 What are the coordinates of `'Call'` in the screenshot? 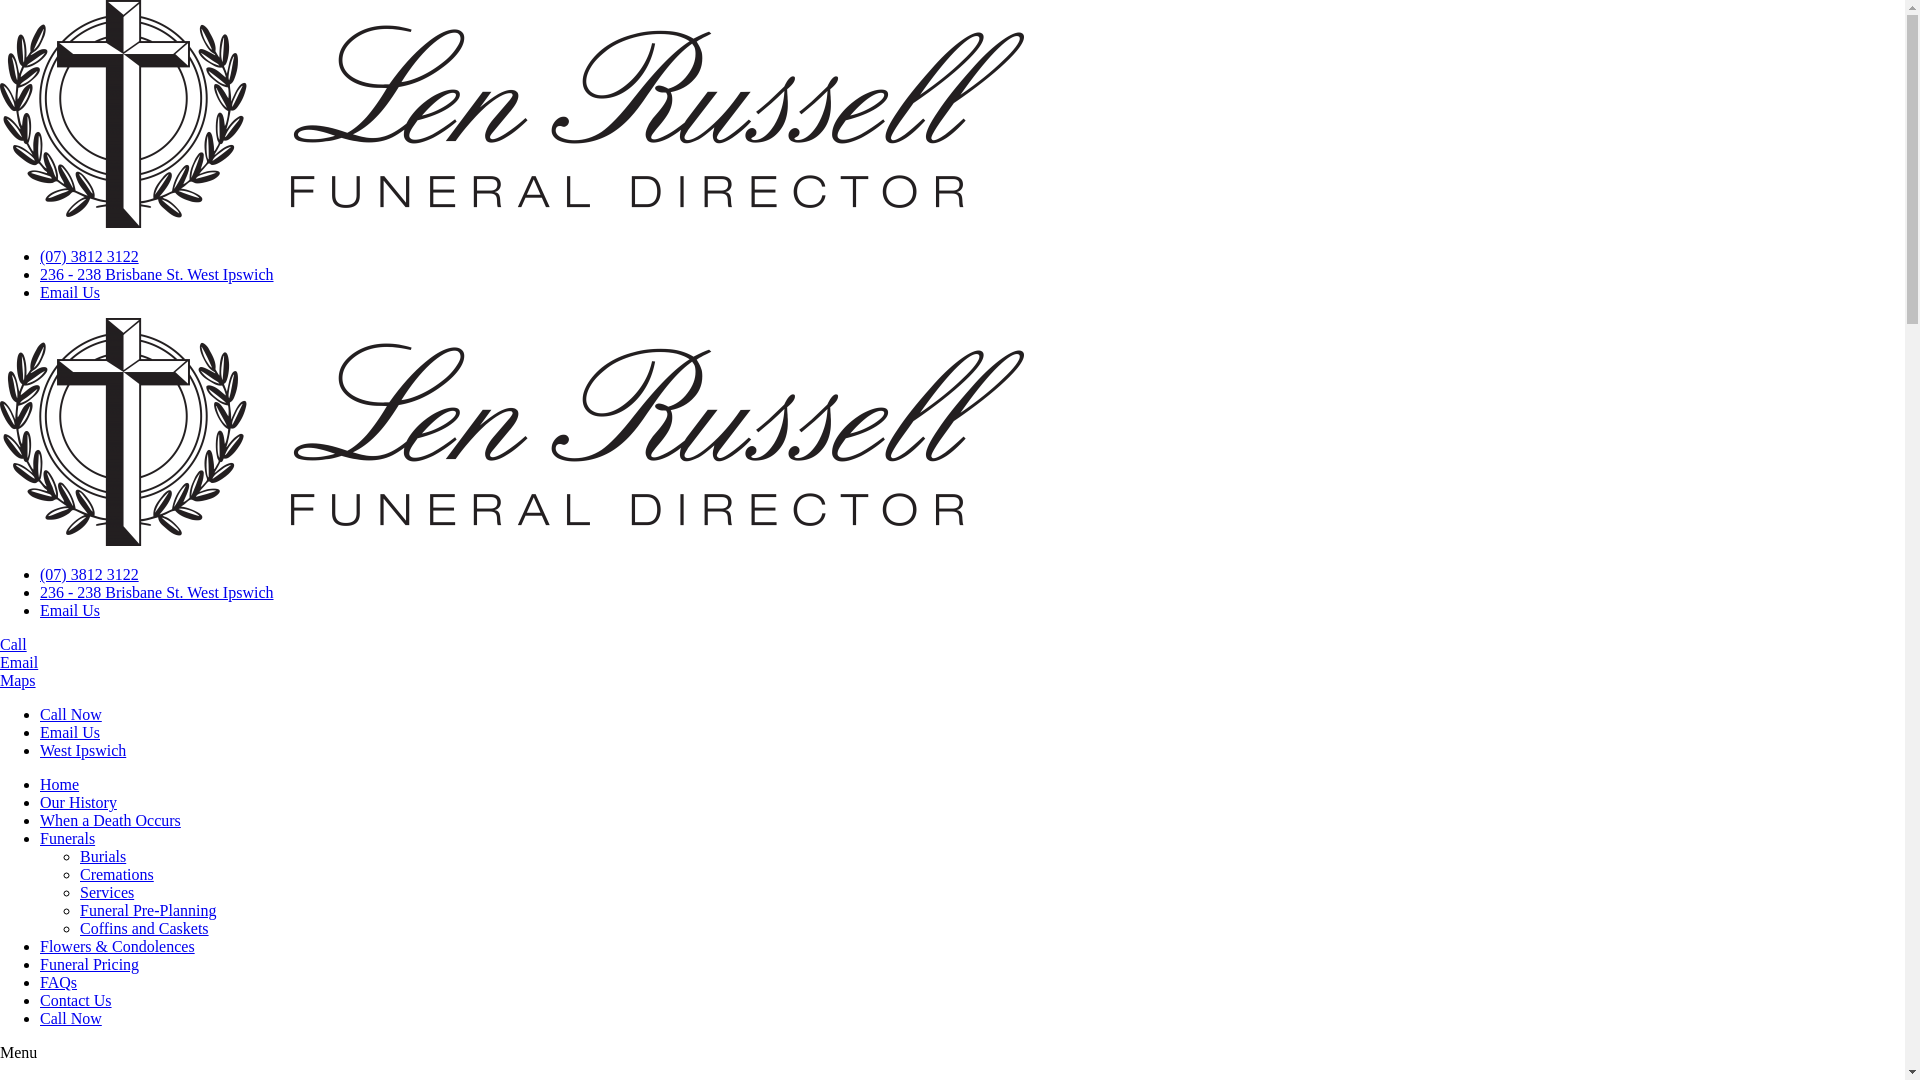 It's located at (13, 644).